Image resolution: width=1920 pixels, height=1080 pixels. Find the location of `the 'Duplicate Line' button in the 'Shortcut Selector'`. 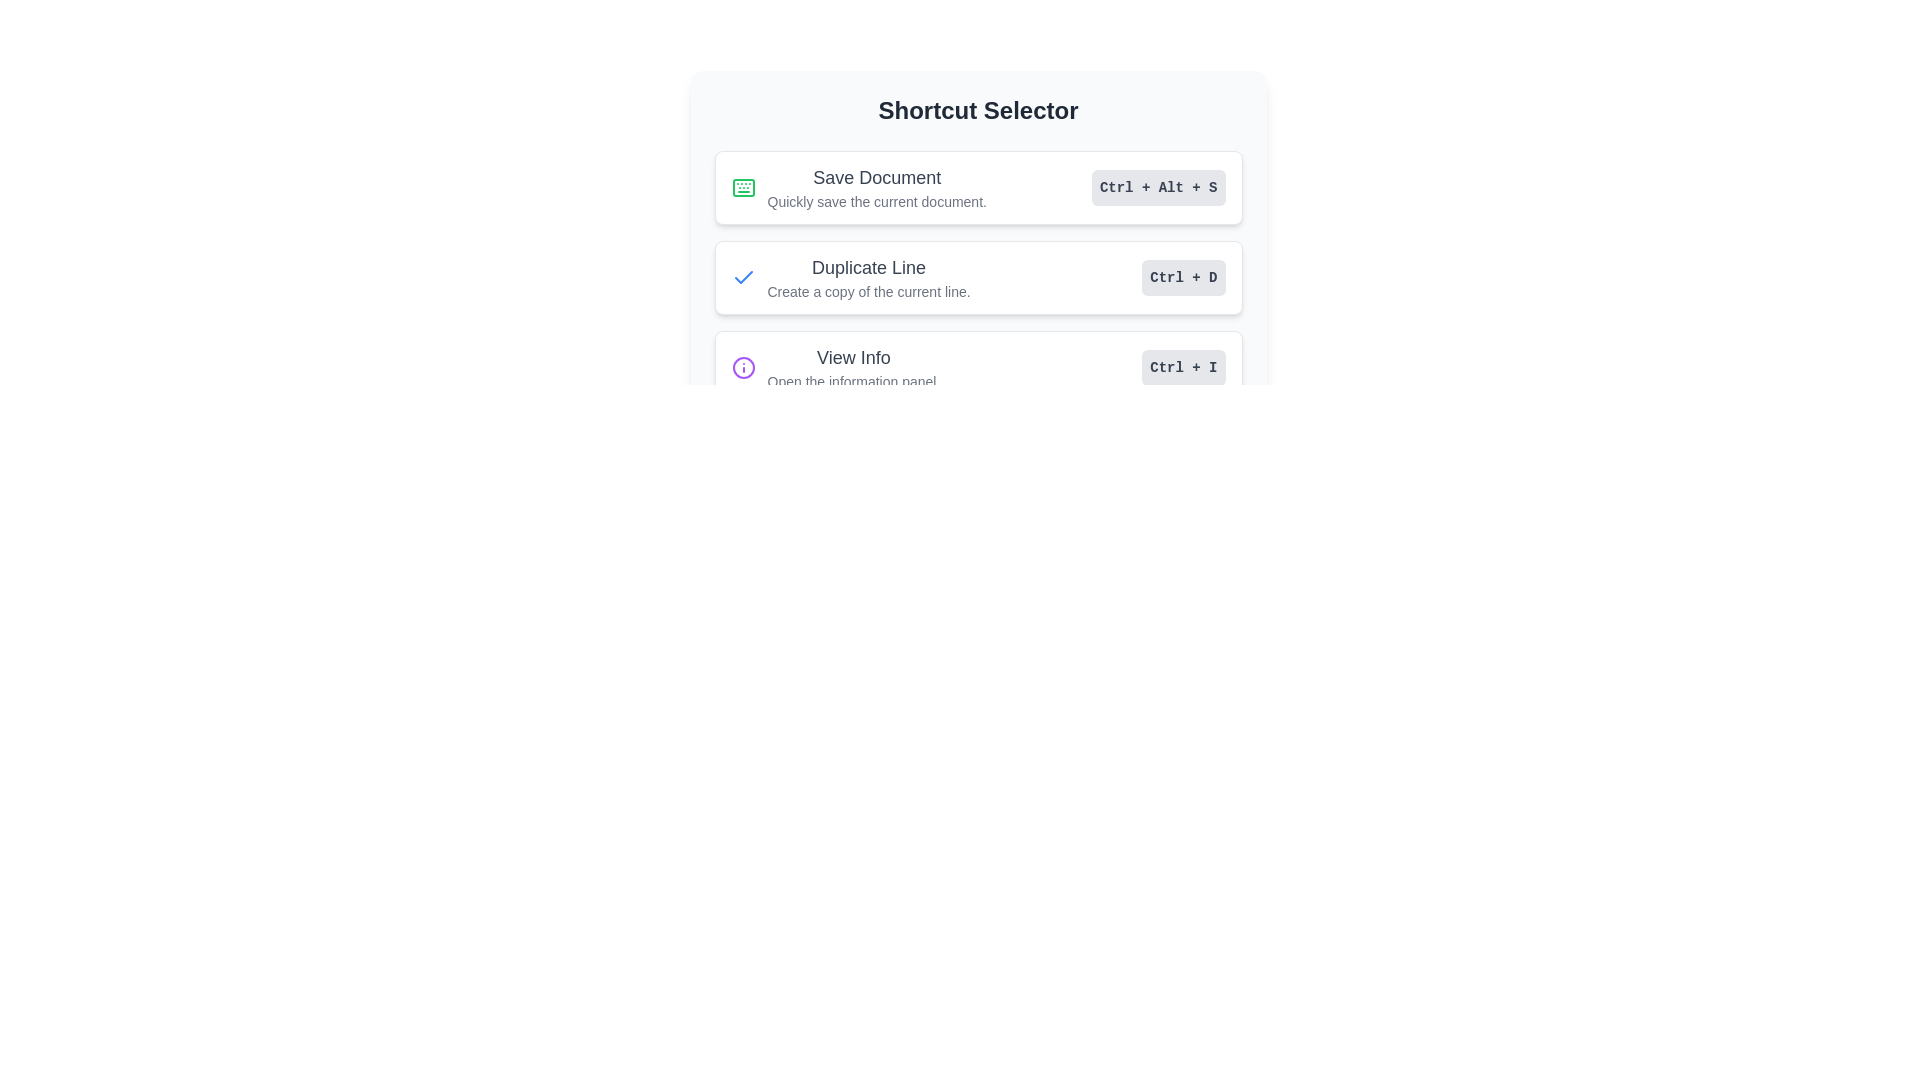

the 'Duplicate Line' button in the 'Shortcut Selector' is located at coordinates (978, 277).